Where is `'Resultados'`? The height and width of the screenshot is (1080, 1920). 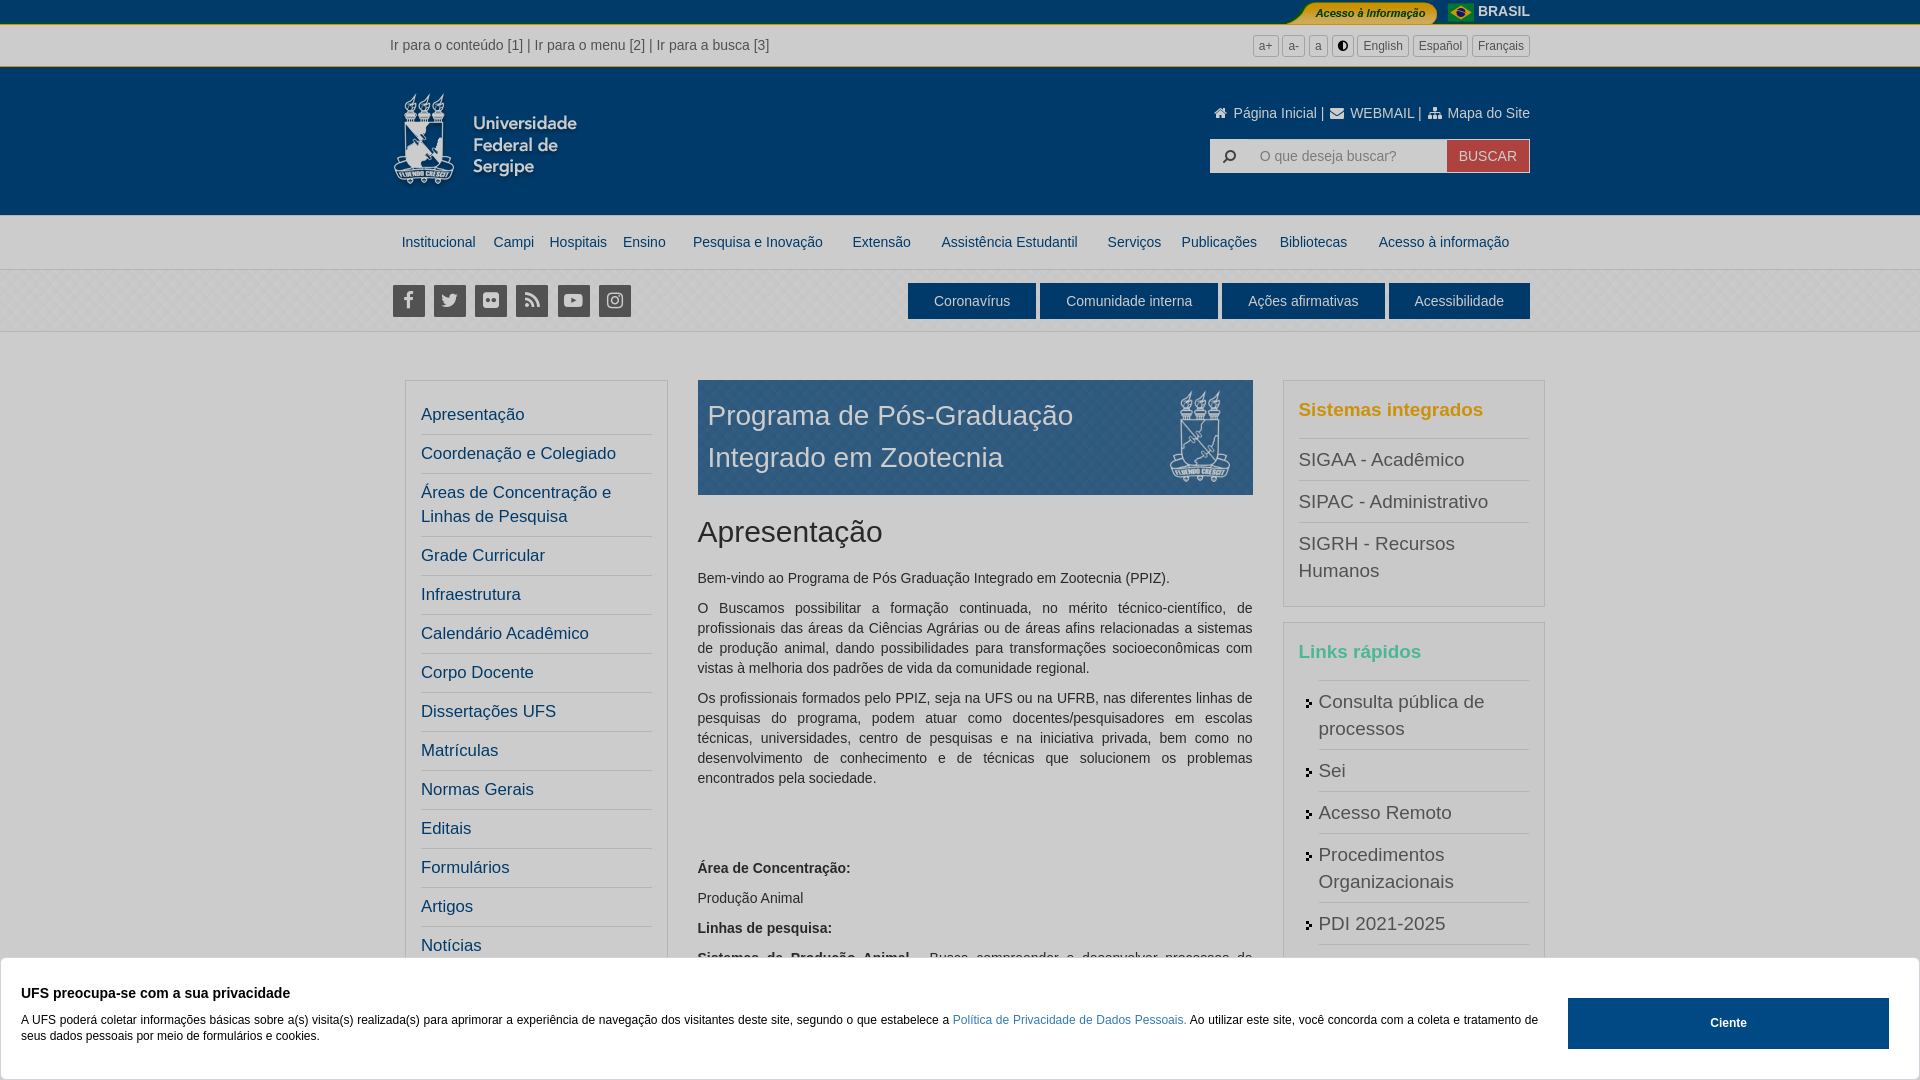
'Resultados' is located at coordinates (461, 983).